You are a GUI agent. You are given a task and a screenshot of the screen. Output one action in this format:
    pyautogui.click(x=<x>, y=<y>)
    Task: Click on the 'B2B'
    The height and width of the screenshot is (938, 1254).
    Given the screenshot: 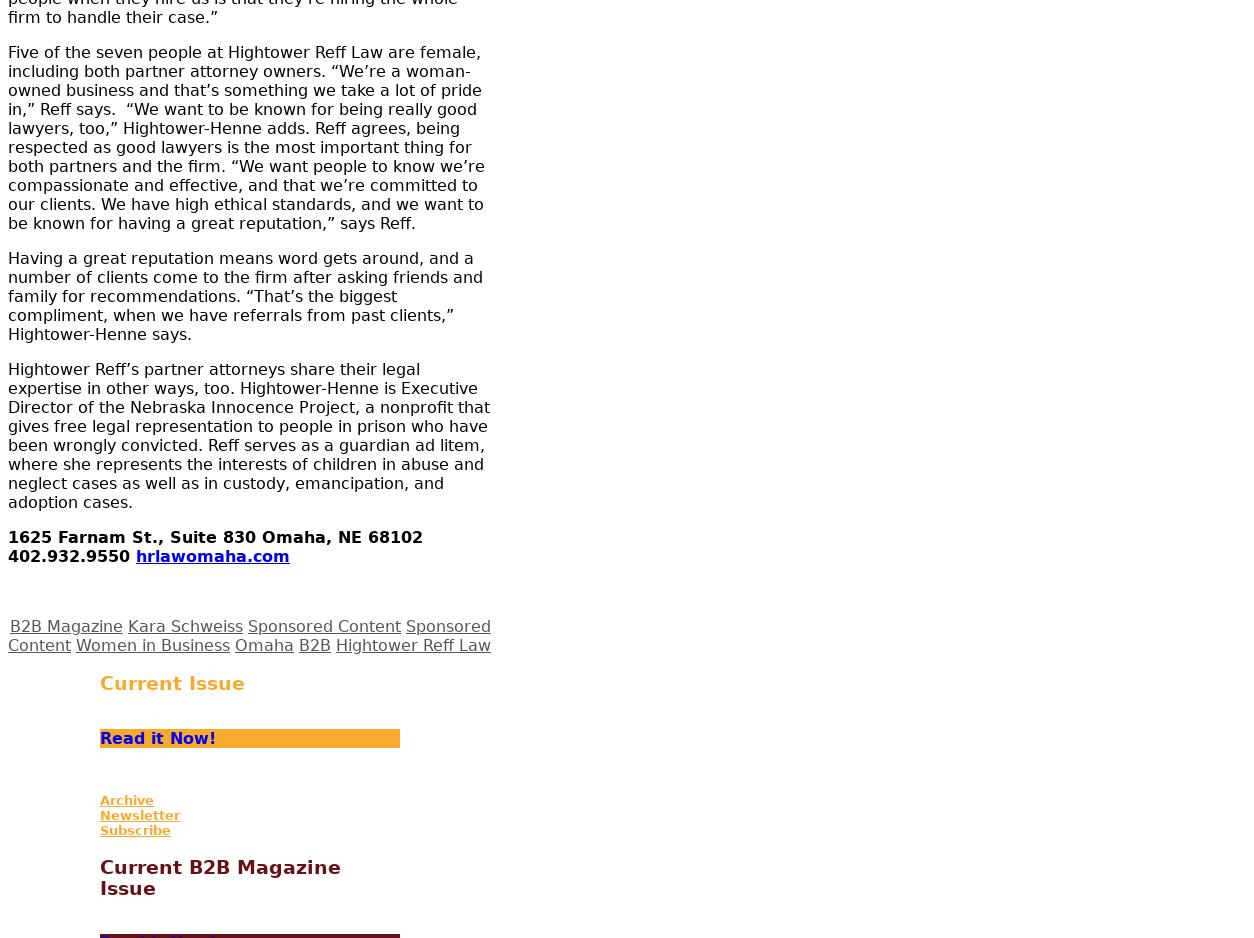 What is the action you would take?
    pyautogui.click(x=314, y=643)
    